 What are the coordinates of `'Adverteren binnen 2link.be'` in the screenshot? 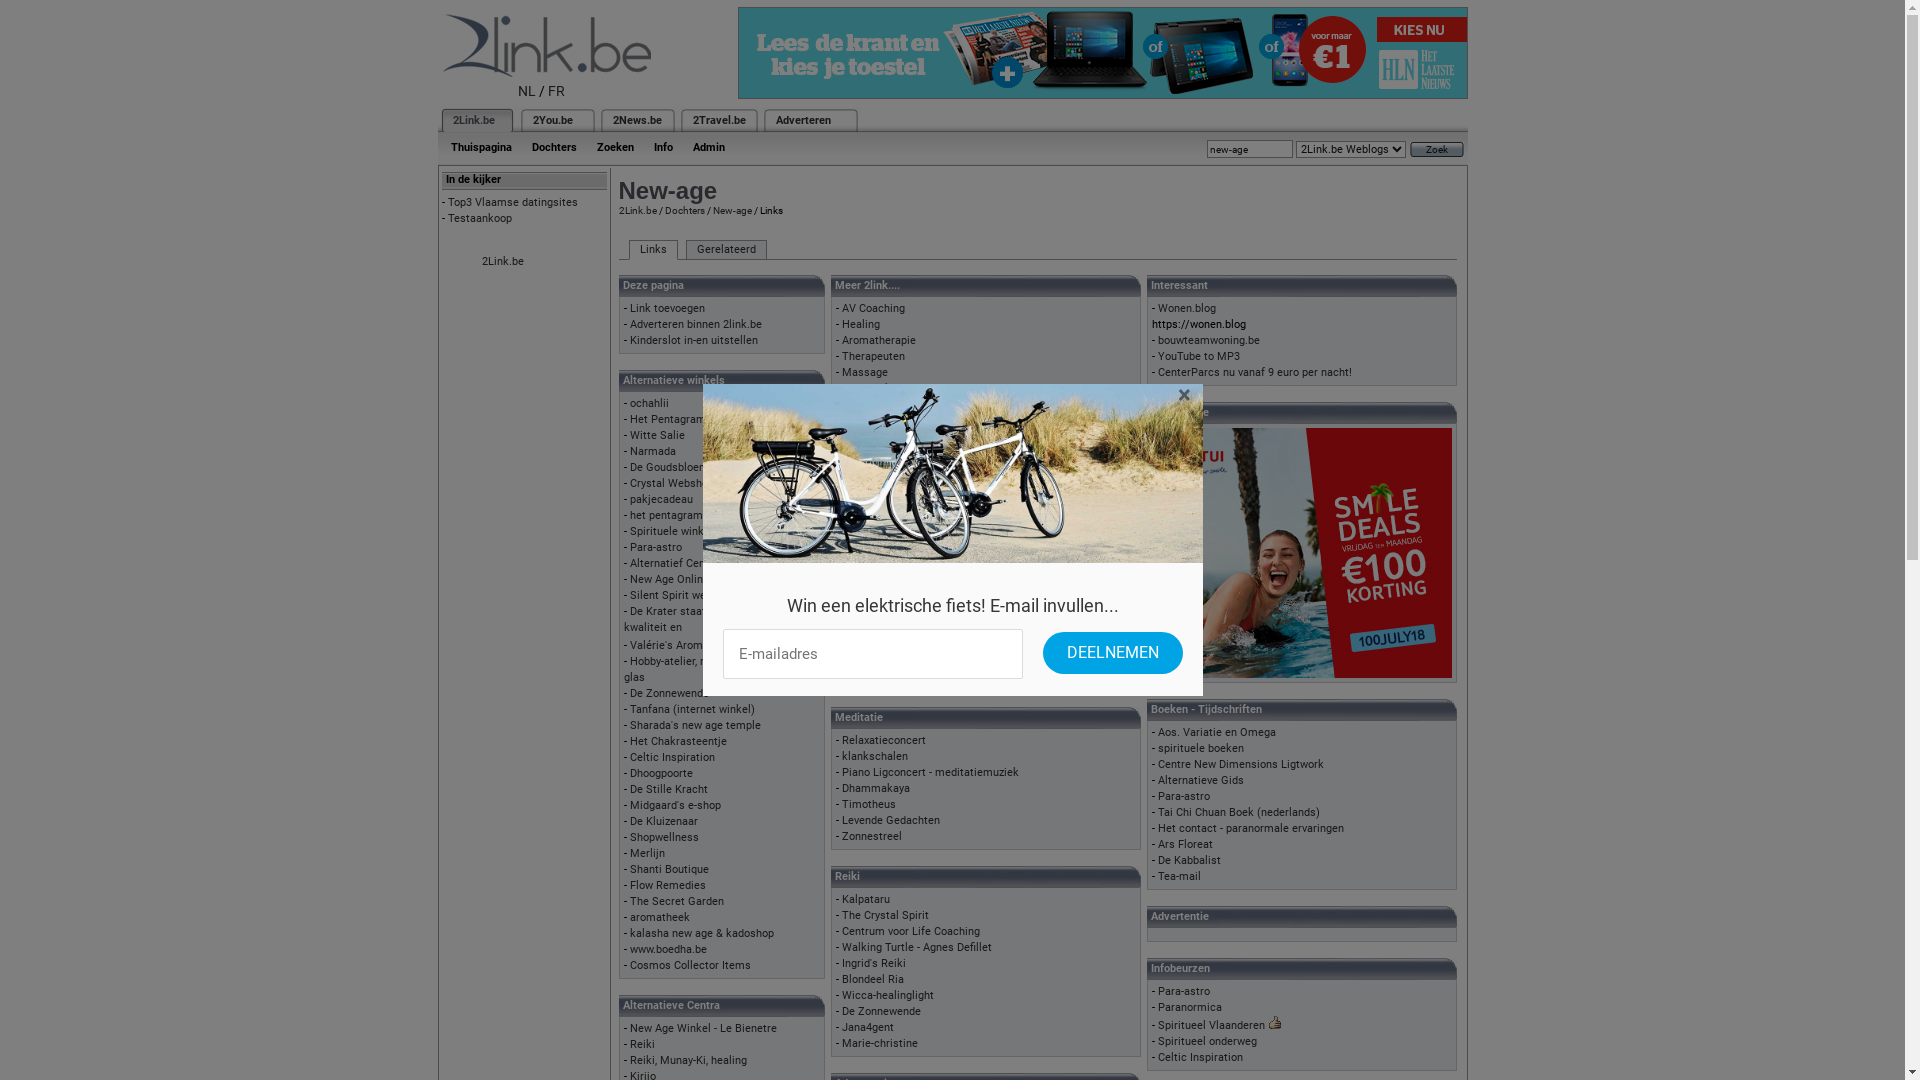 It's located at (696, 323).